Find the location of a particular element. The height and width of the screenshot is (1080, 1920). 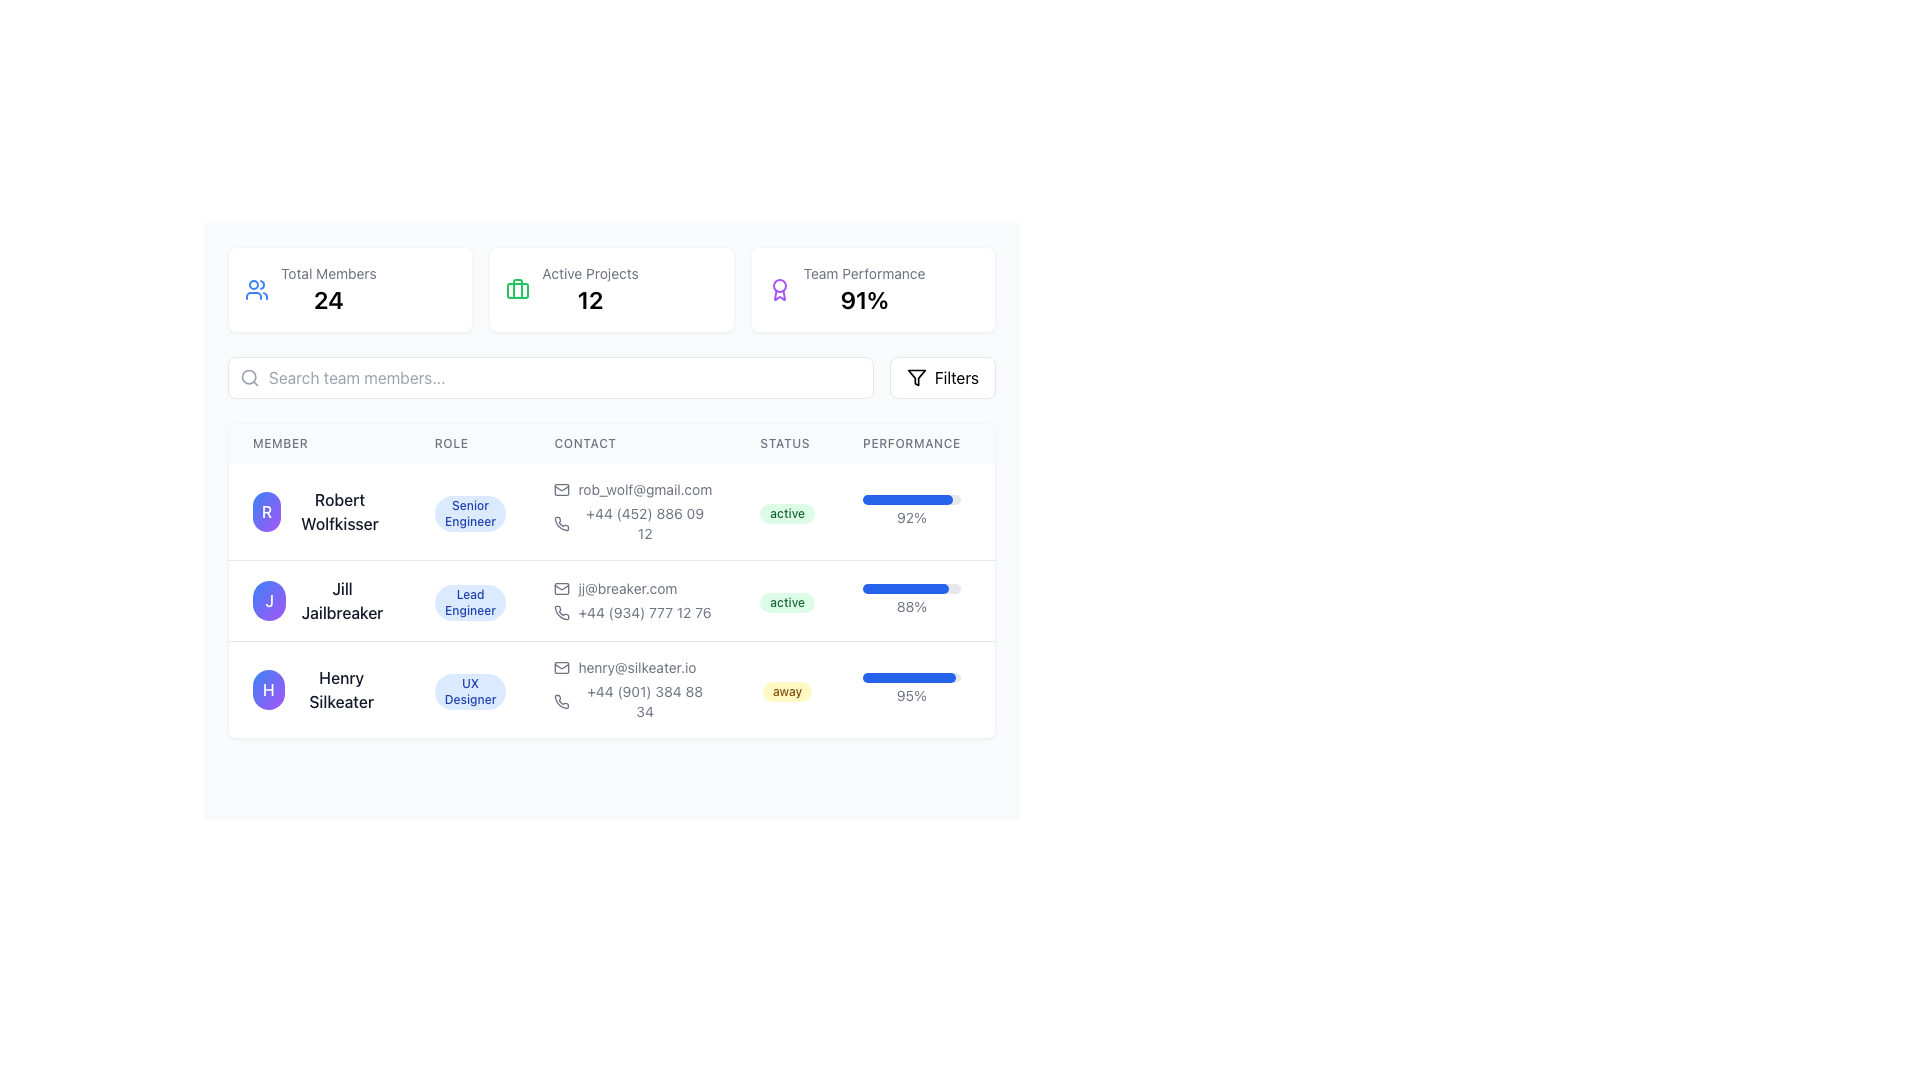

the Text Display element that indicates a percentage-based metric for team performance located in the top-right portion of the interface is located at coordinates (864, 300).